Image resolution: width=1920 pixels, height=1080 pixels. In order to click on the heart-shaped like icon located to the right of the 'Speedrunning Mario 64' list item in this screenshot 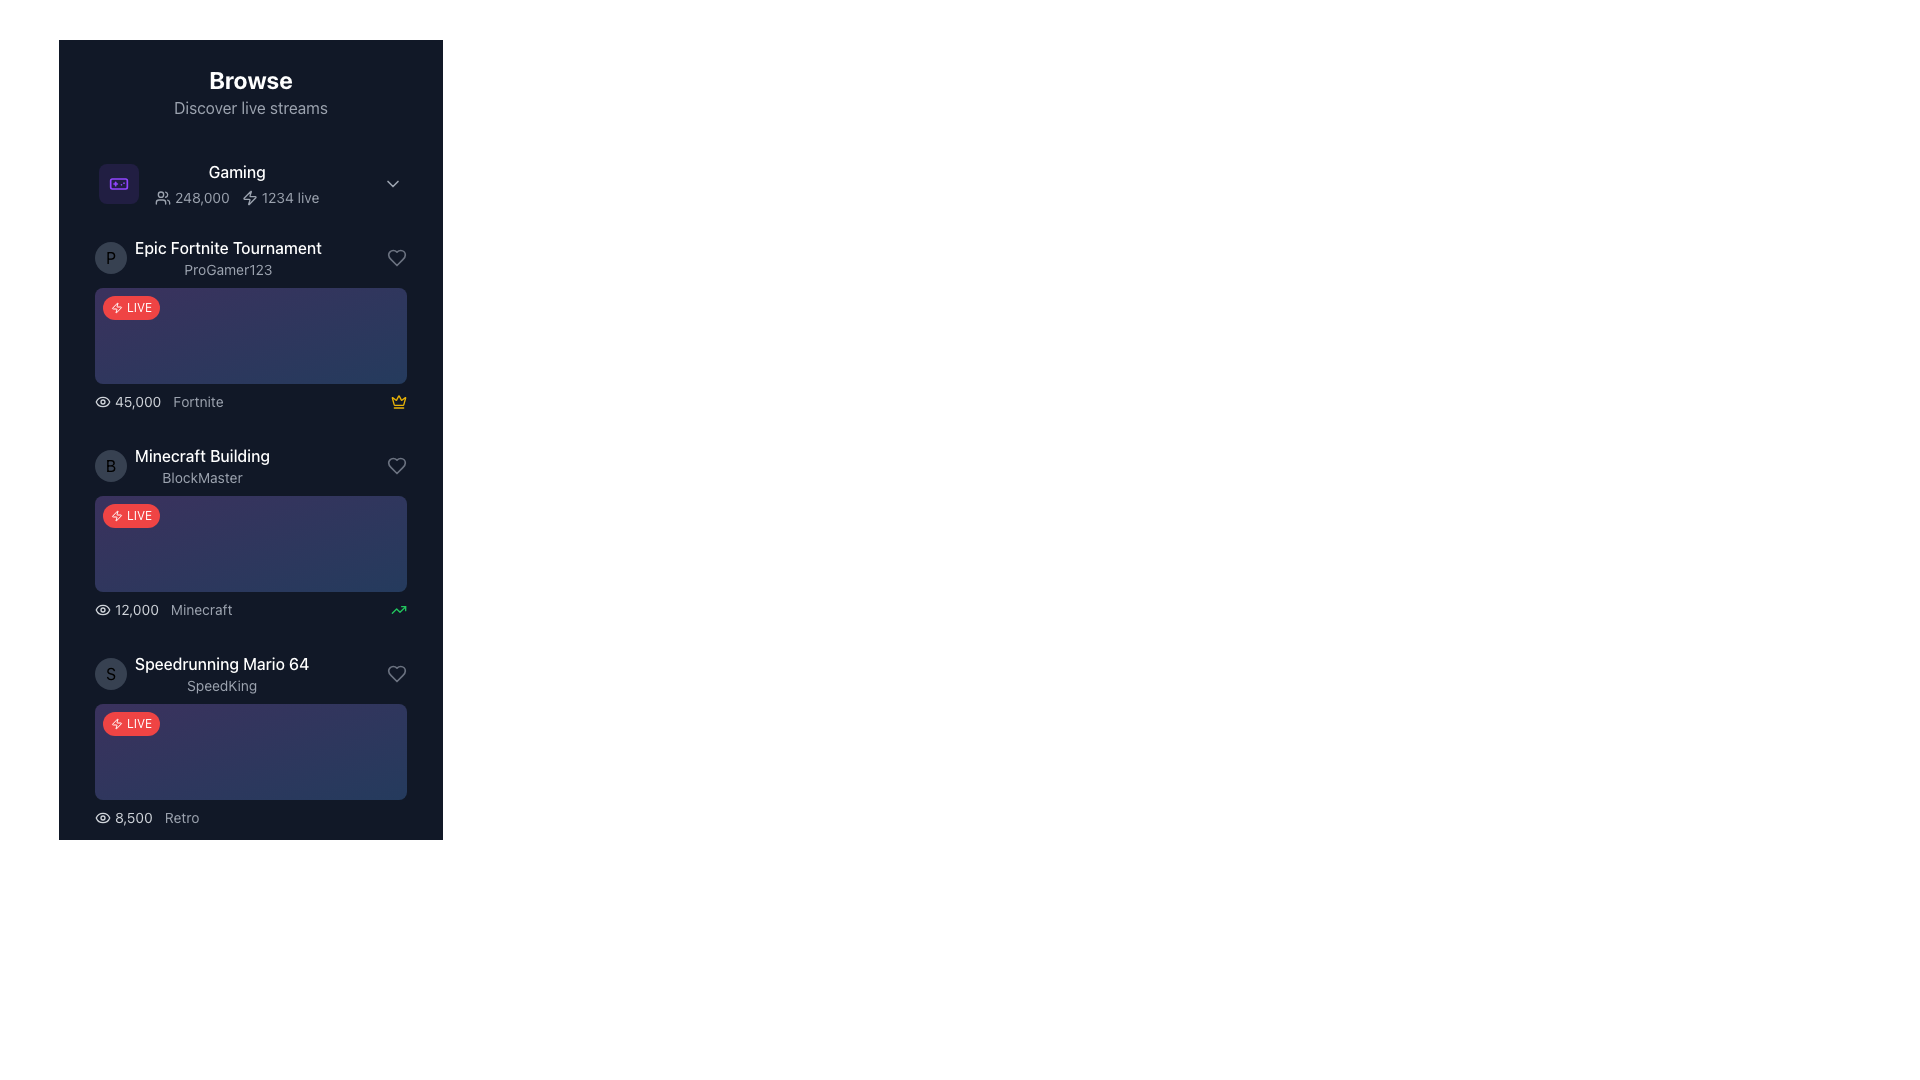, I will do `click(397, 466)`.